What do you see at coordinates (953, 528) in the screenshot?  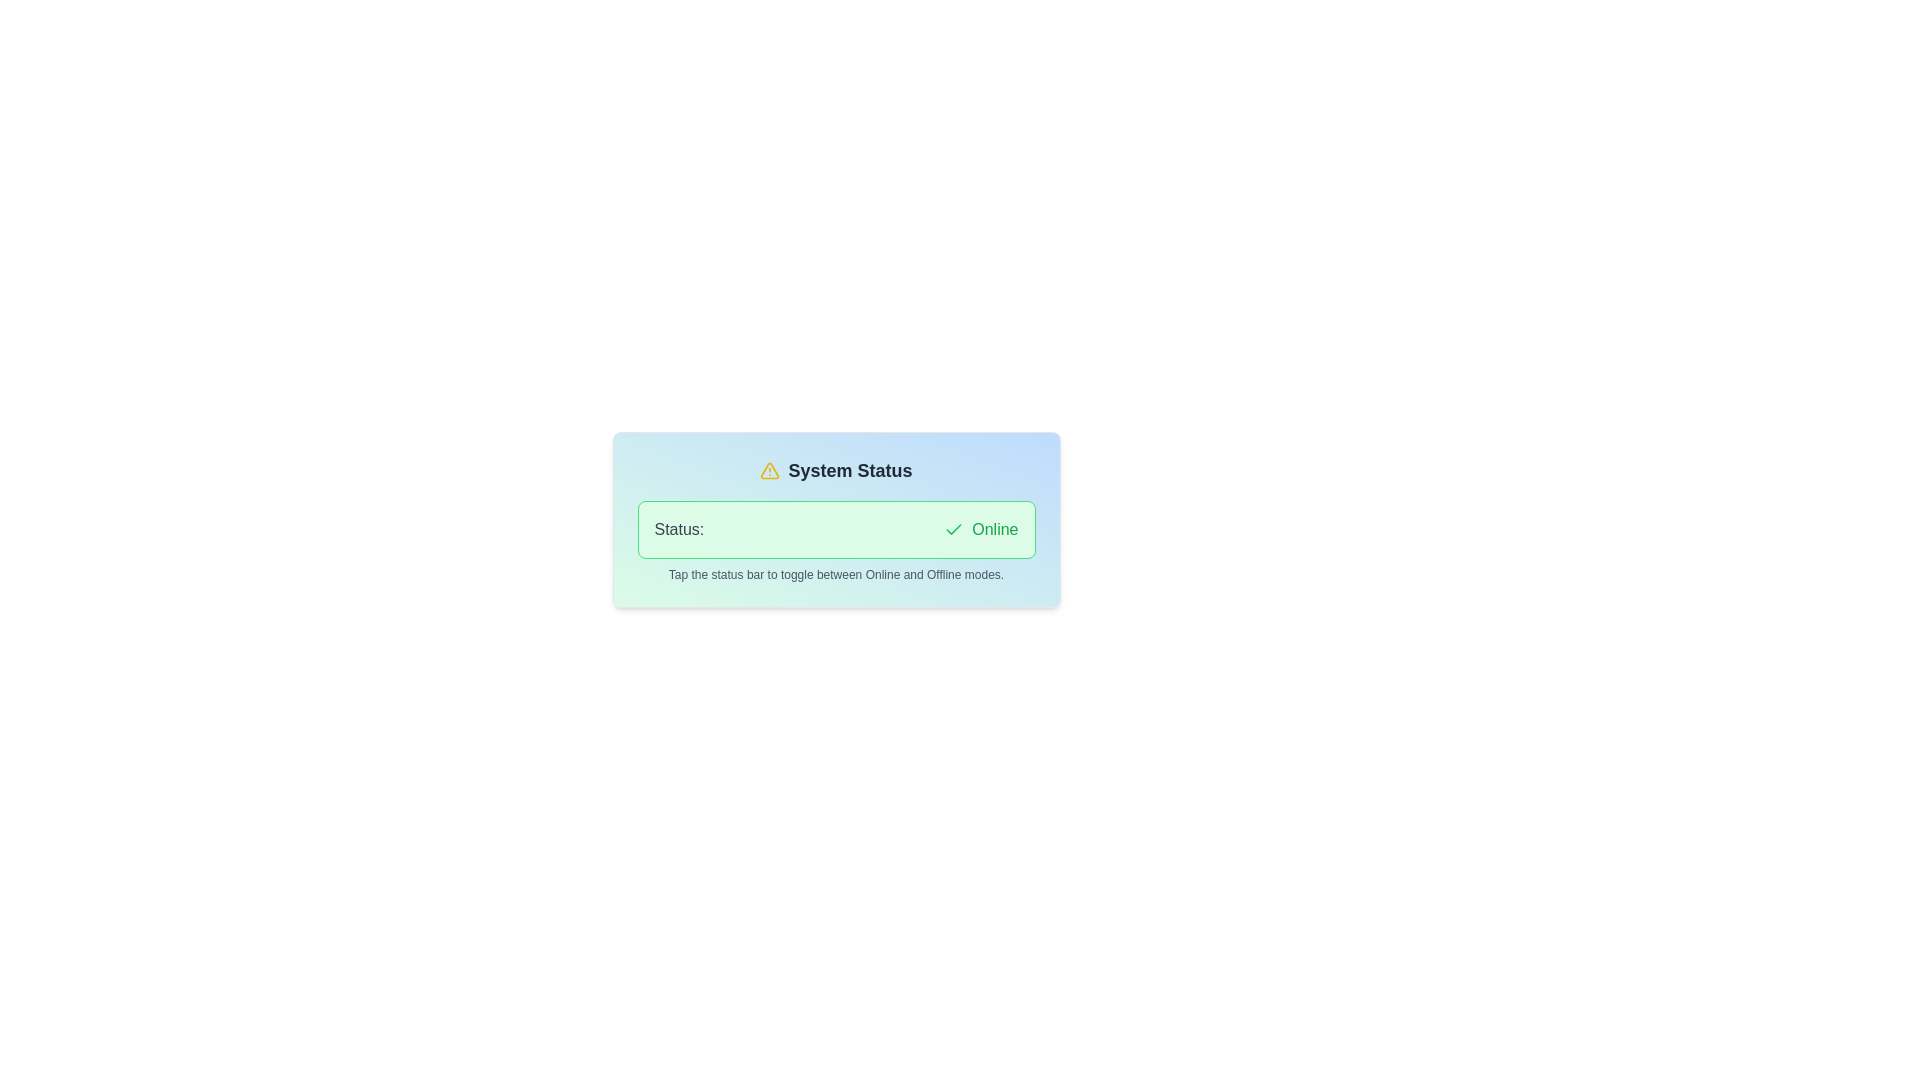 I see `the significance of the green checkmark icon indicating 'Online' status, which is located prominently next to the text within the status card` at bounding box center [953, 528].